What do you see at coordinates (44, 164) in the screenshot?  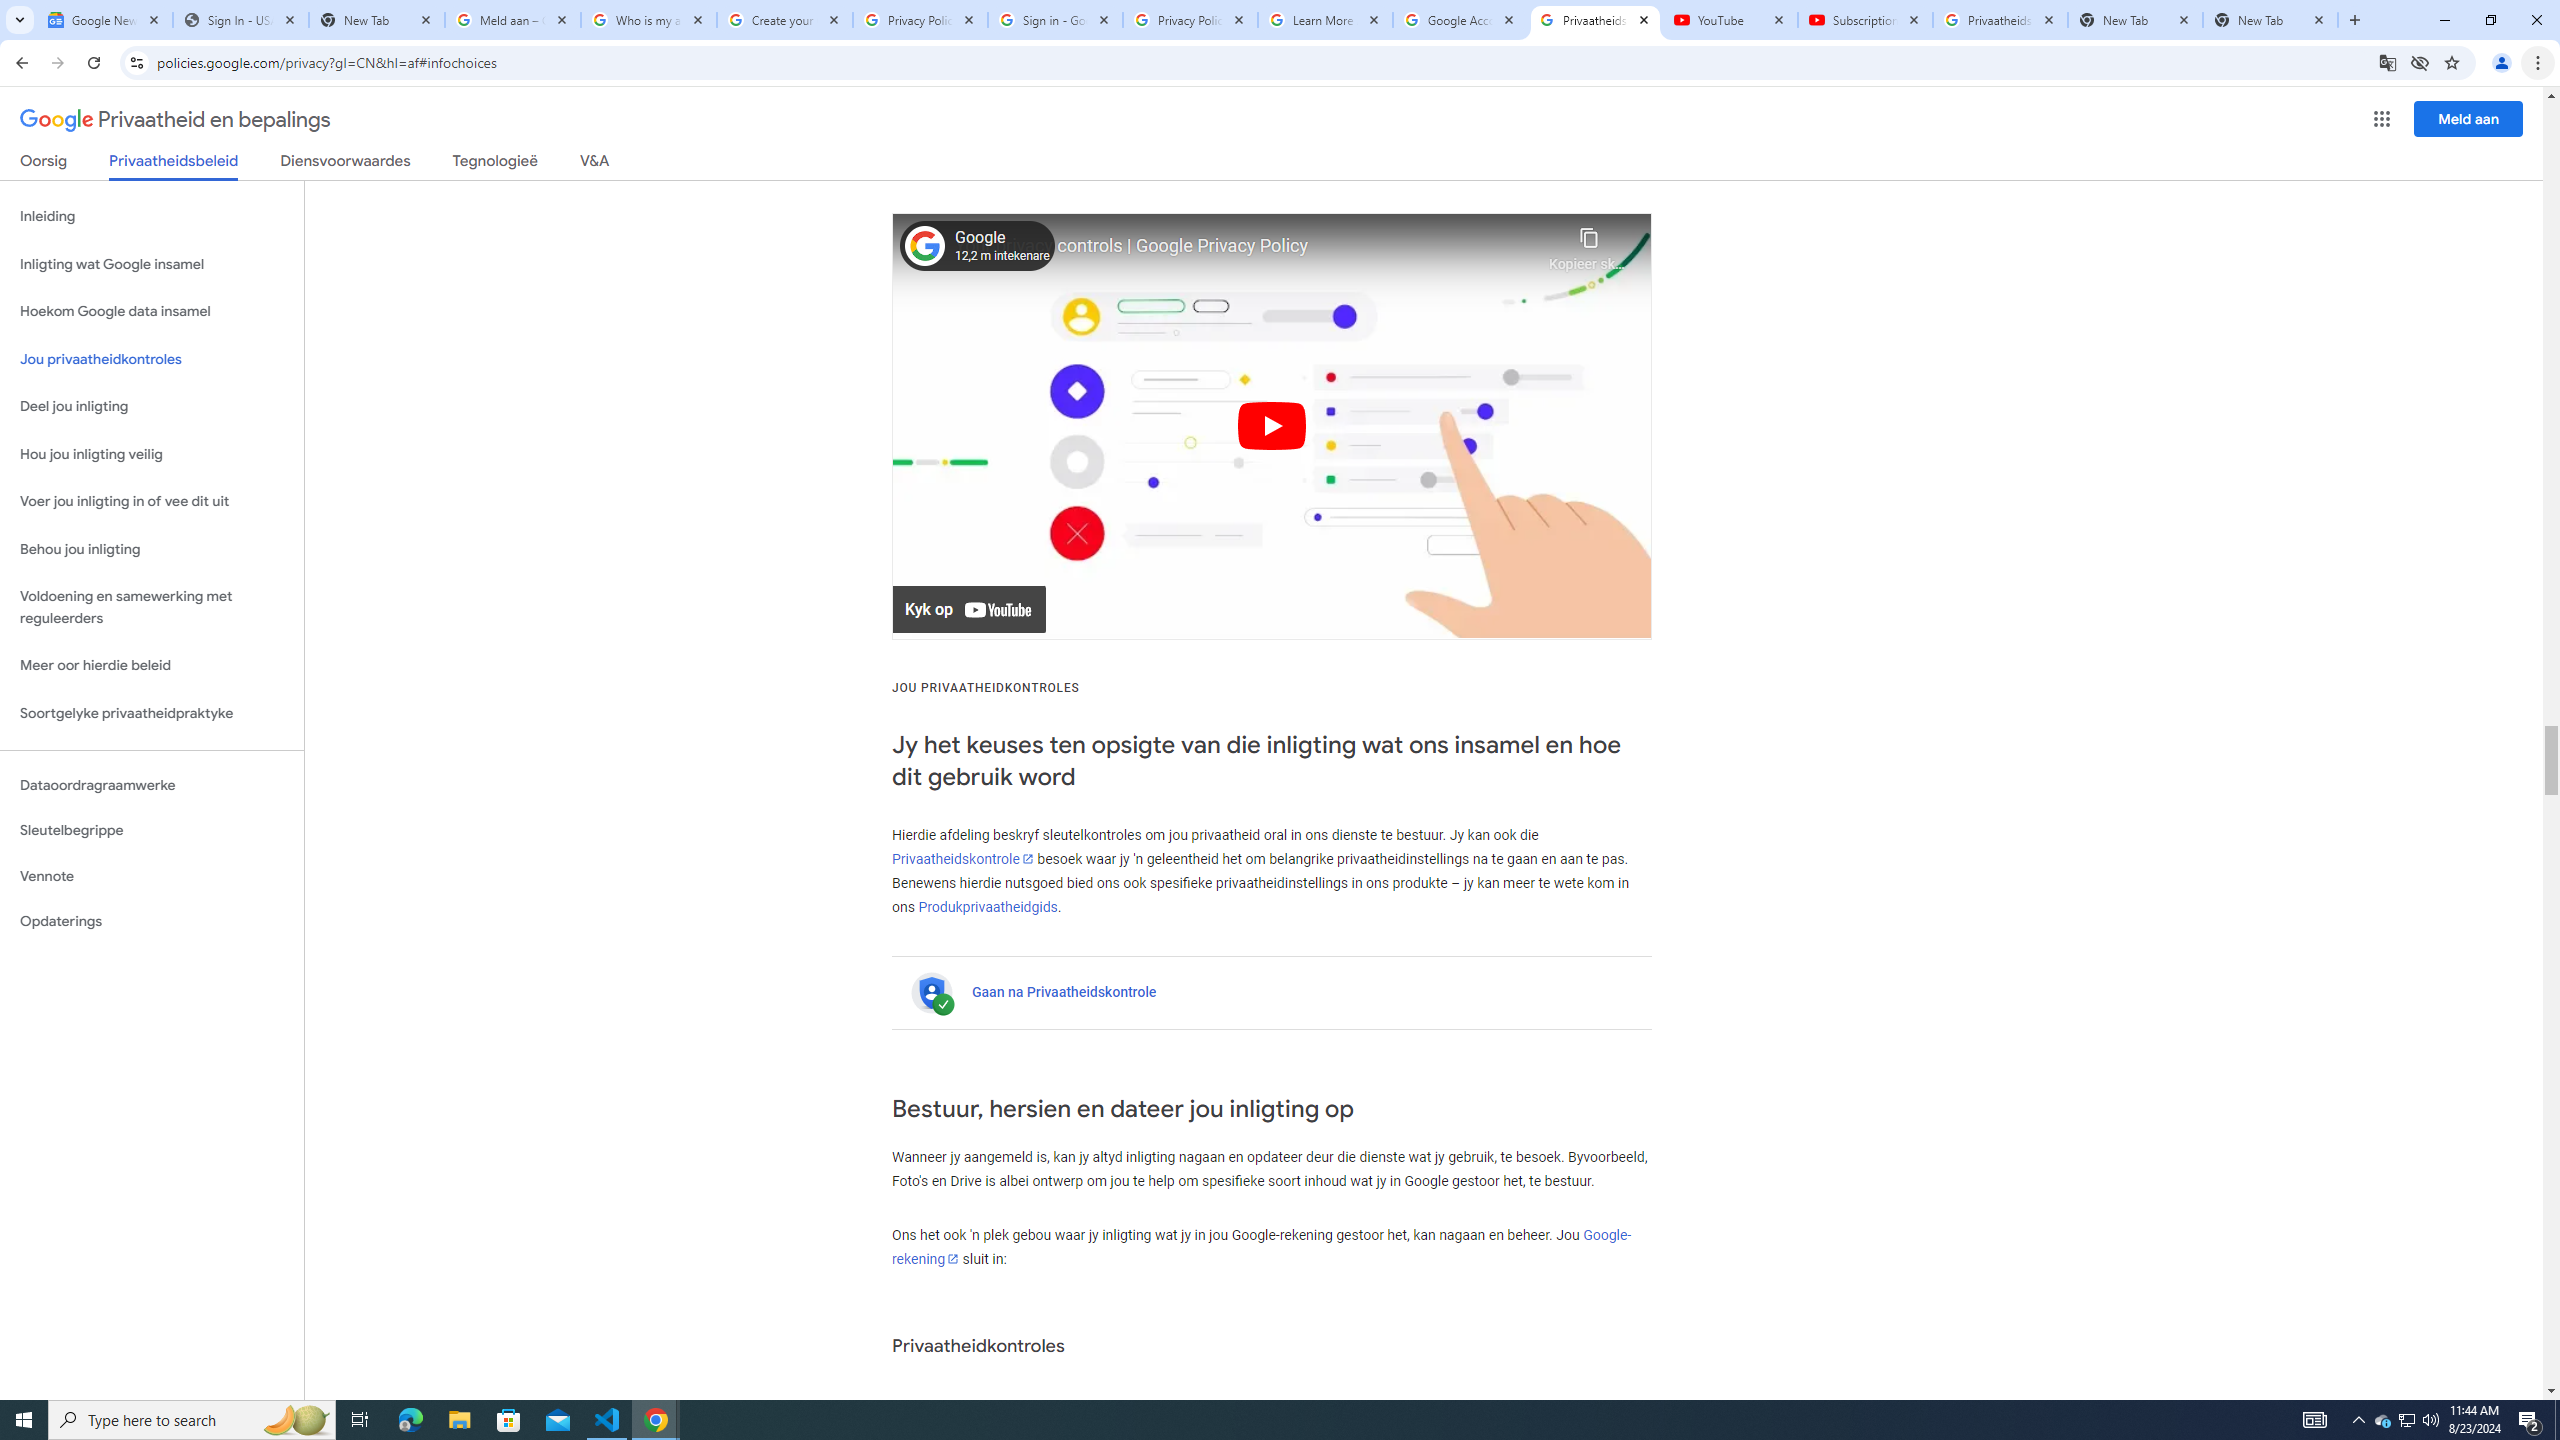 I see `'Oorsig'` at bounding box center [44, 164].